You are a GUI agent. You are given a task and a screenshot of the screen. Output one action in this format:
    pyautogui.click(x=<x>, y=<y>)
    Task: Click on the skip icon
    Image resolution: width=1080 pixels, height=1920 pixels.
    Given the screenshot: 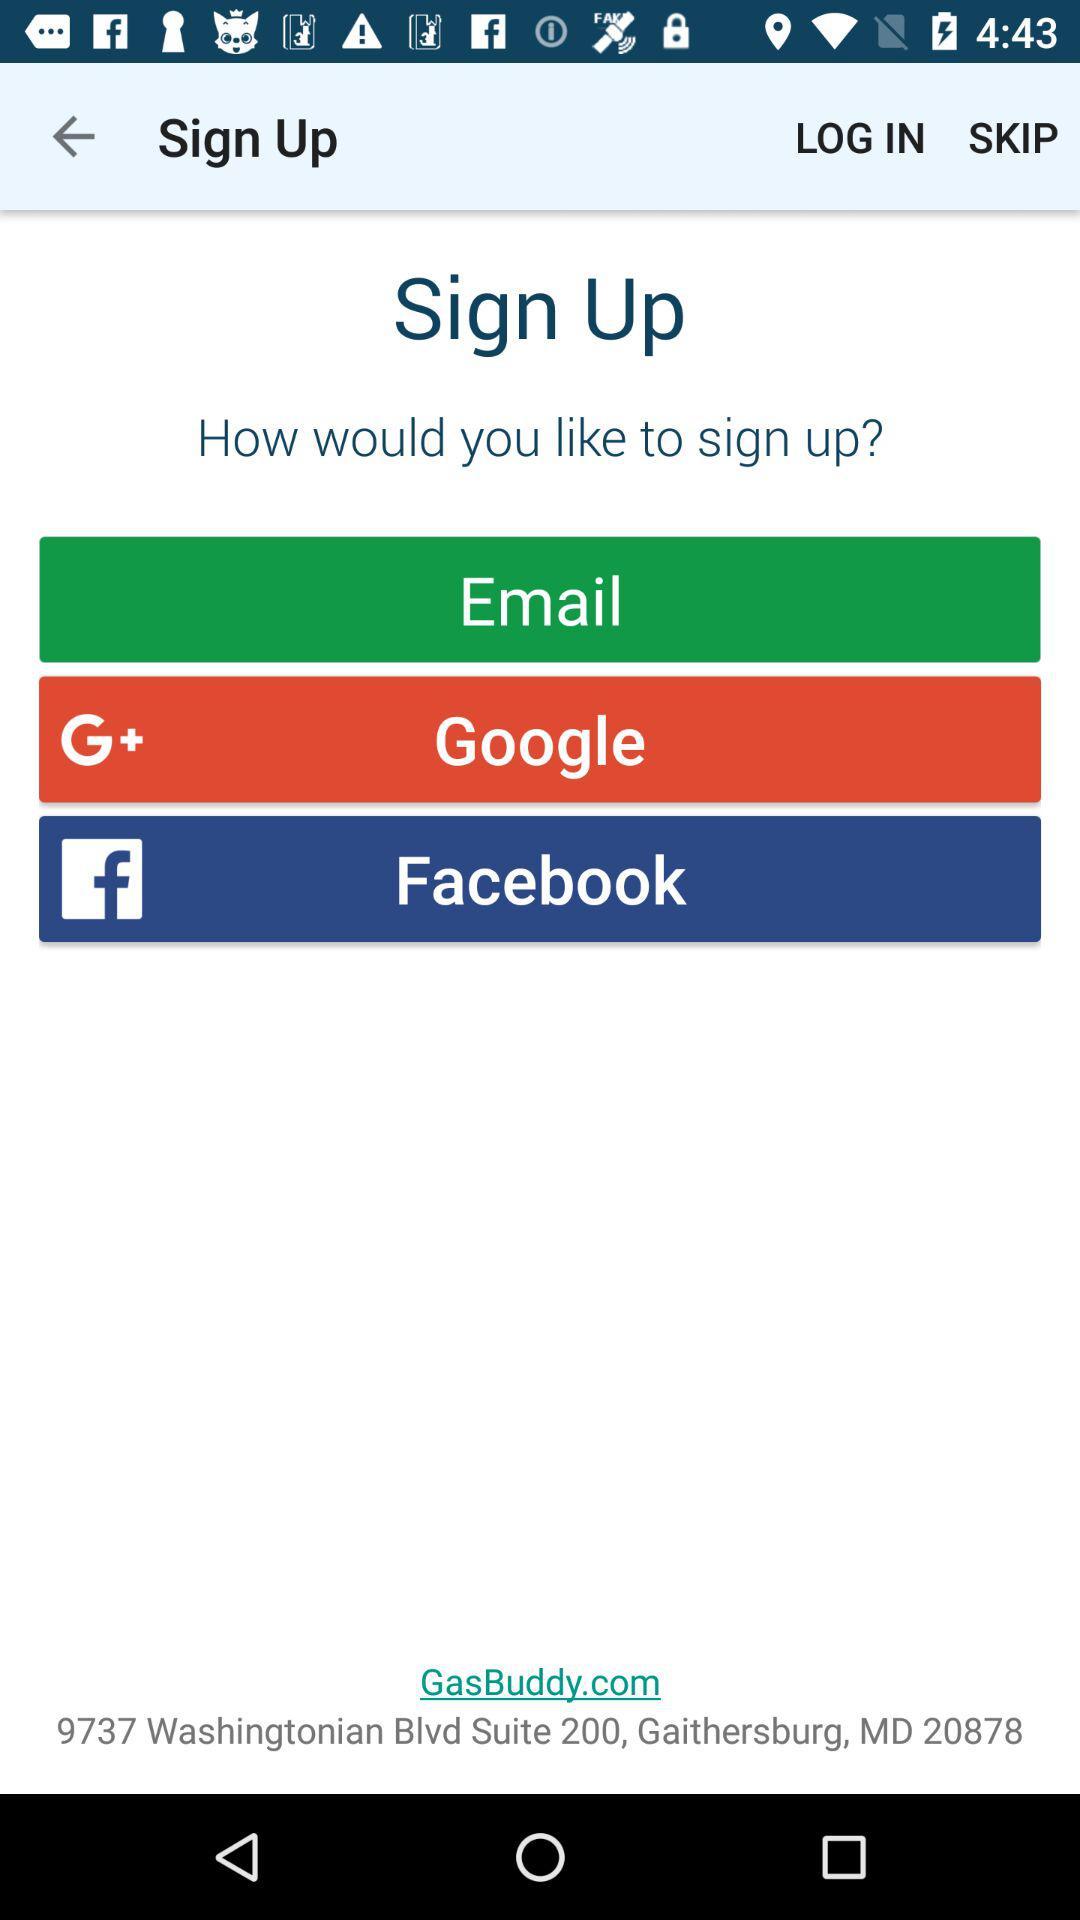 What is the action you would take?
    pyautogui.click(x=1013, y=135)
    